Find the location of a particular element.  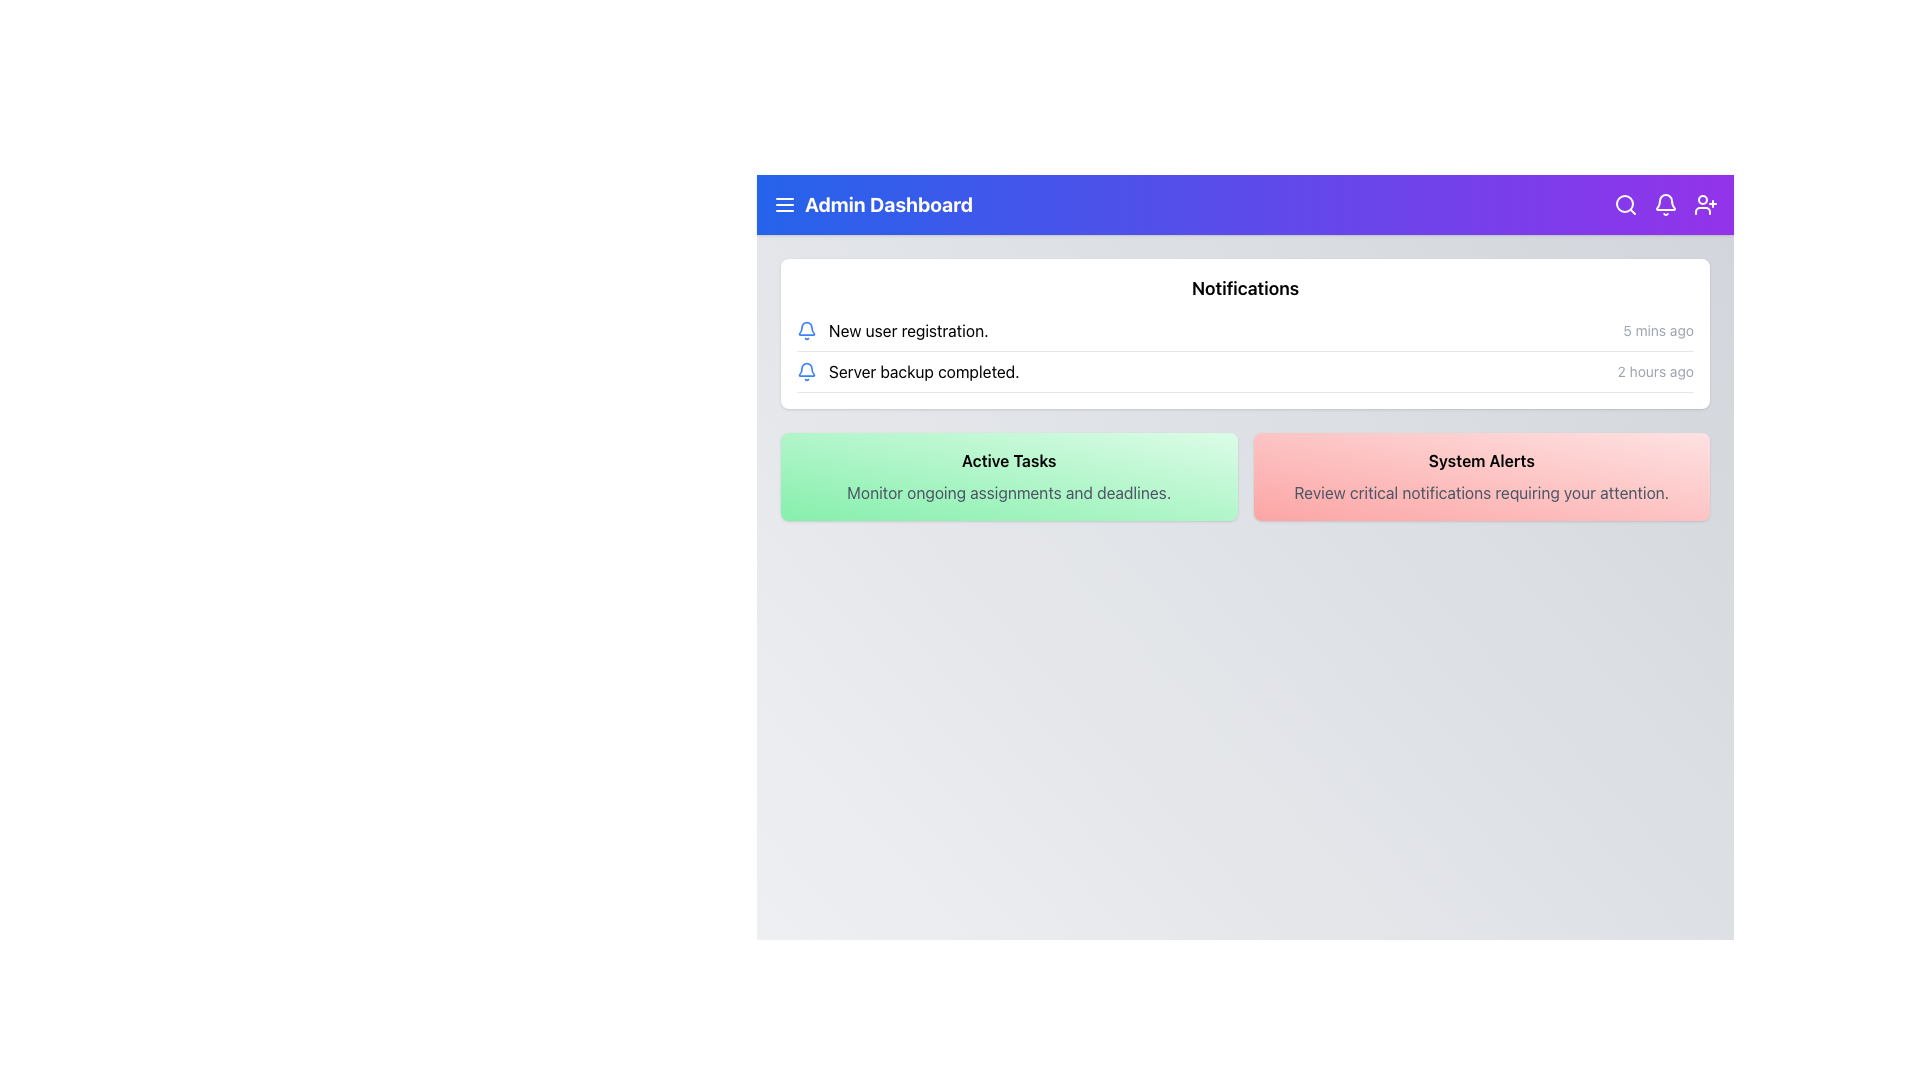

the outlined icon button representing user addition, located at the far right of the top navigation bar is located at coordinates (1704, 204).